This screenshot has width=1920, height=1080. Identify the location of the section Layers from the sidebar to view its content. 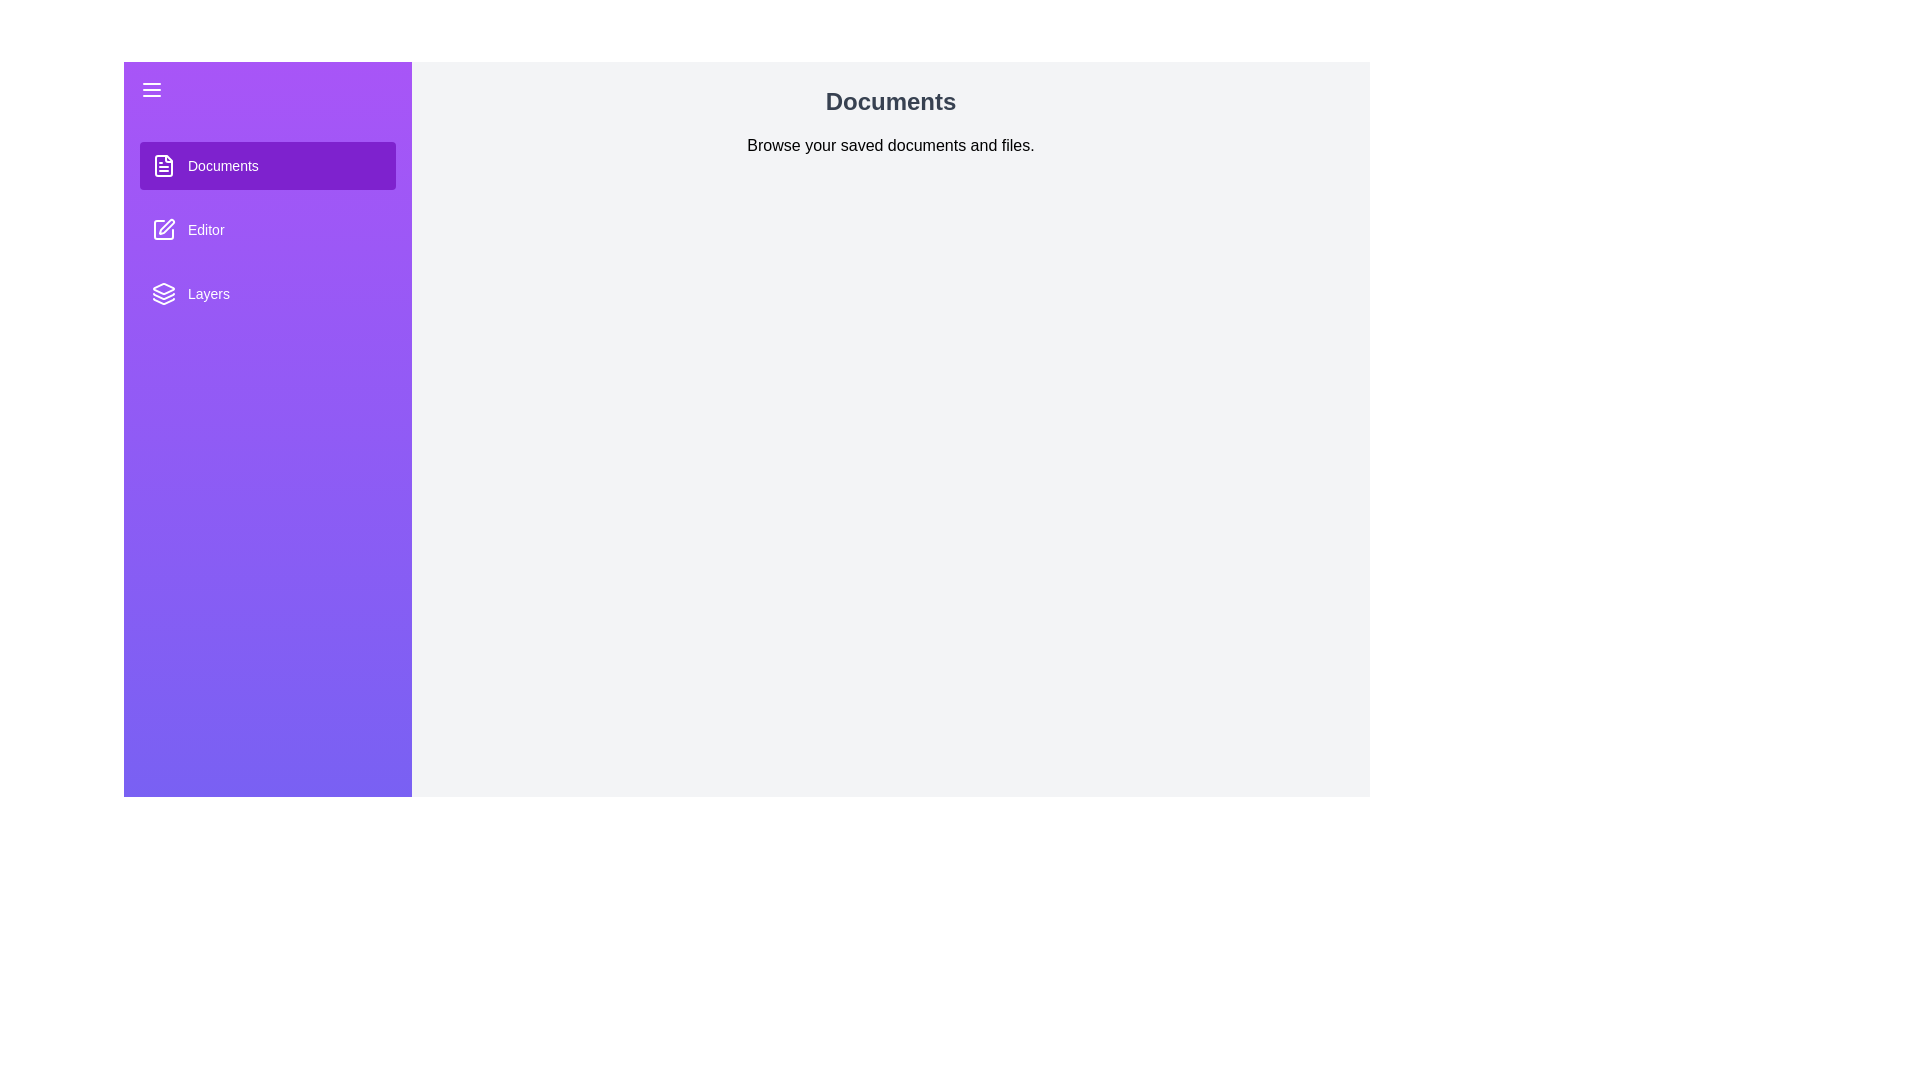
(267, 293).